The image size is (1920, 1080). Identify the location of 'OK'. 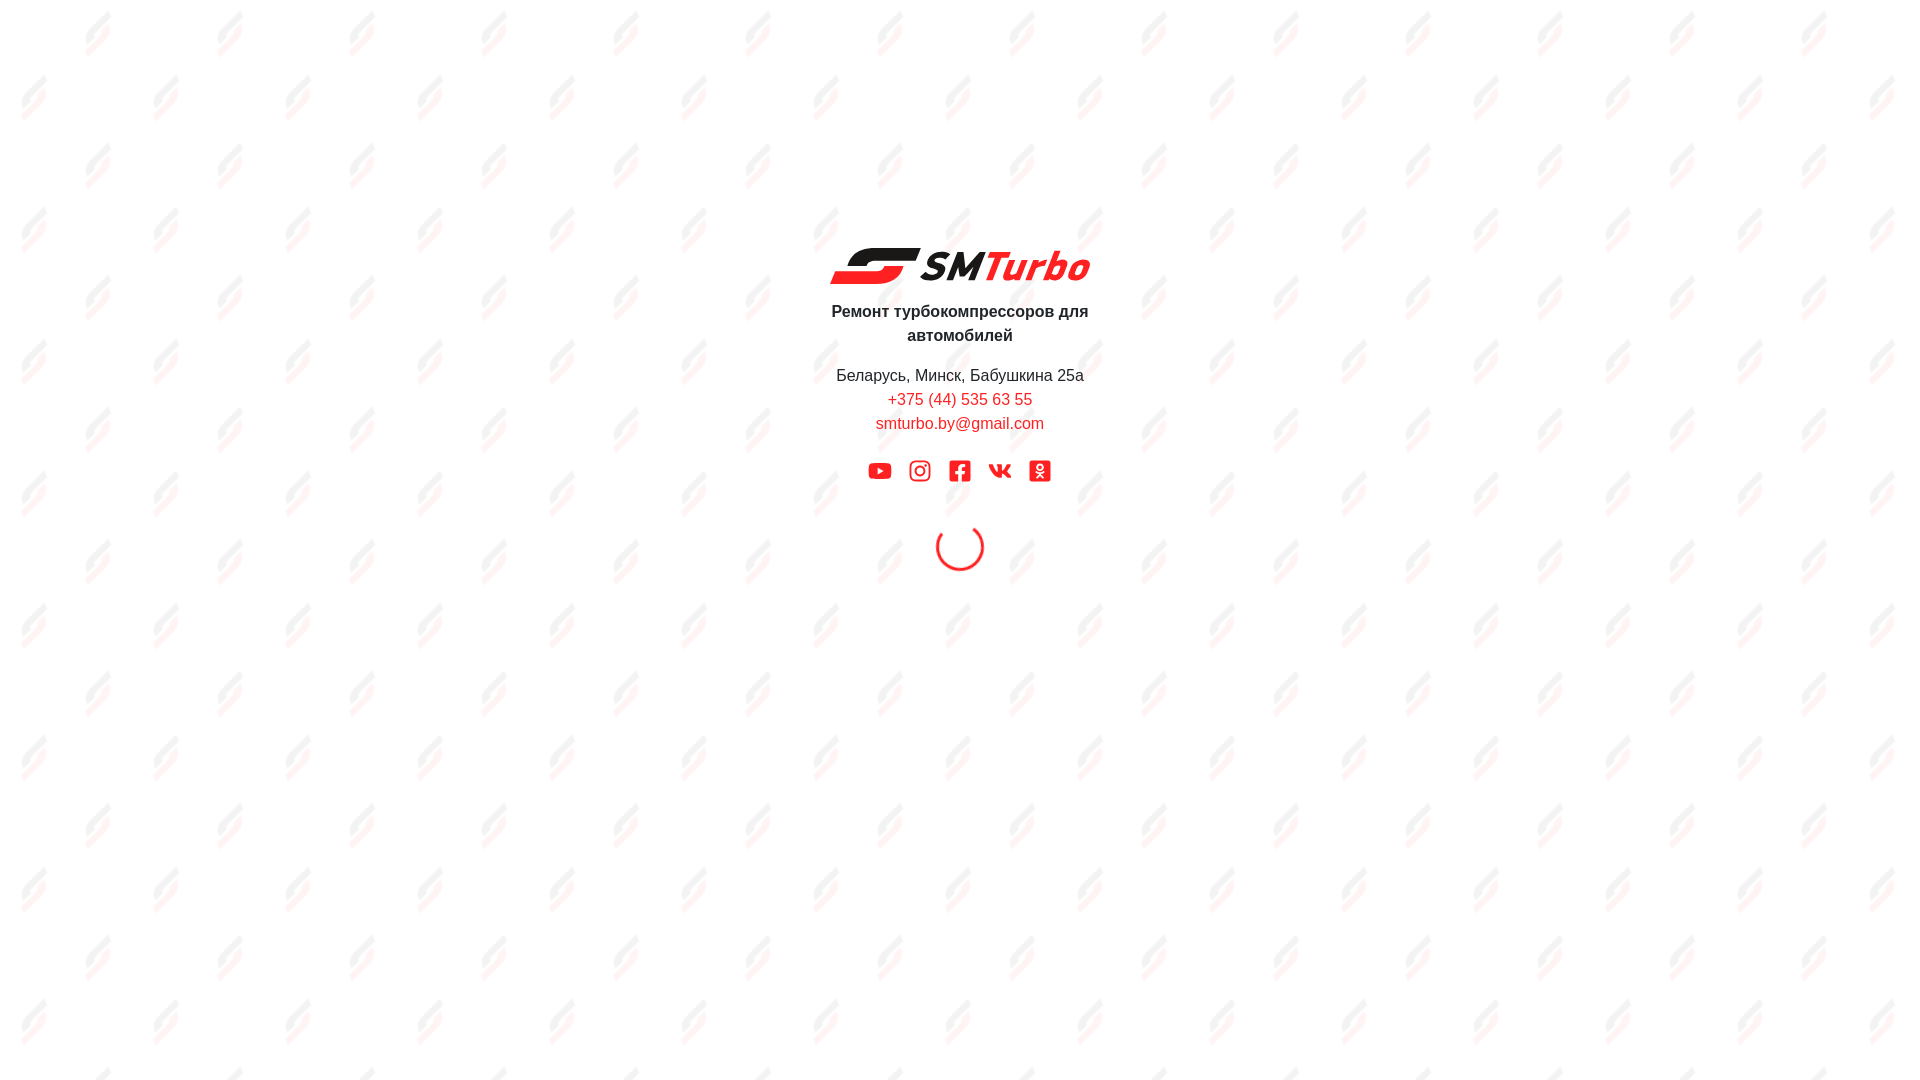
(1040, 469).